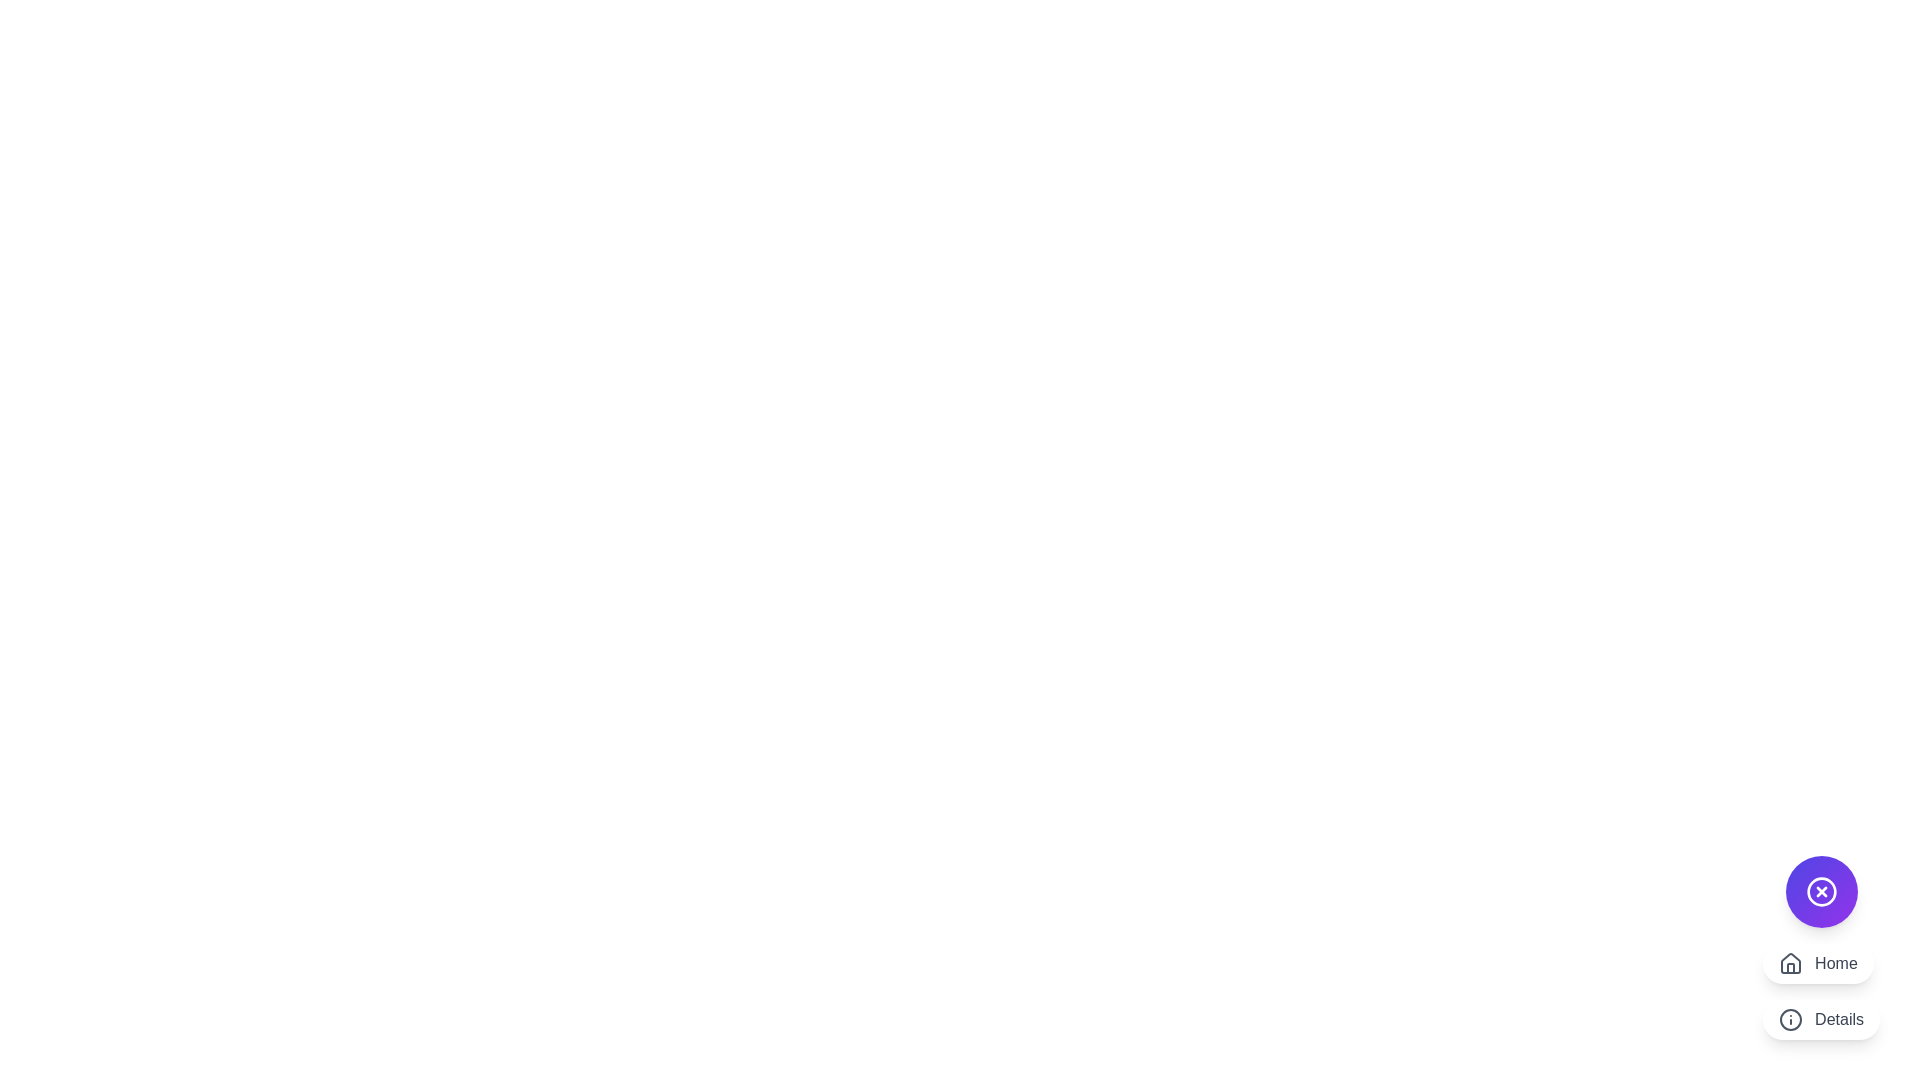 This screenshot has width=1920, height=1080. I want to click on the text label within the button that indicates its function, located to the right of an information icon and beneath the 'Home' button, so click(1839, 1019).